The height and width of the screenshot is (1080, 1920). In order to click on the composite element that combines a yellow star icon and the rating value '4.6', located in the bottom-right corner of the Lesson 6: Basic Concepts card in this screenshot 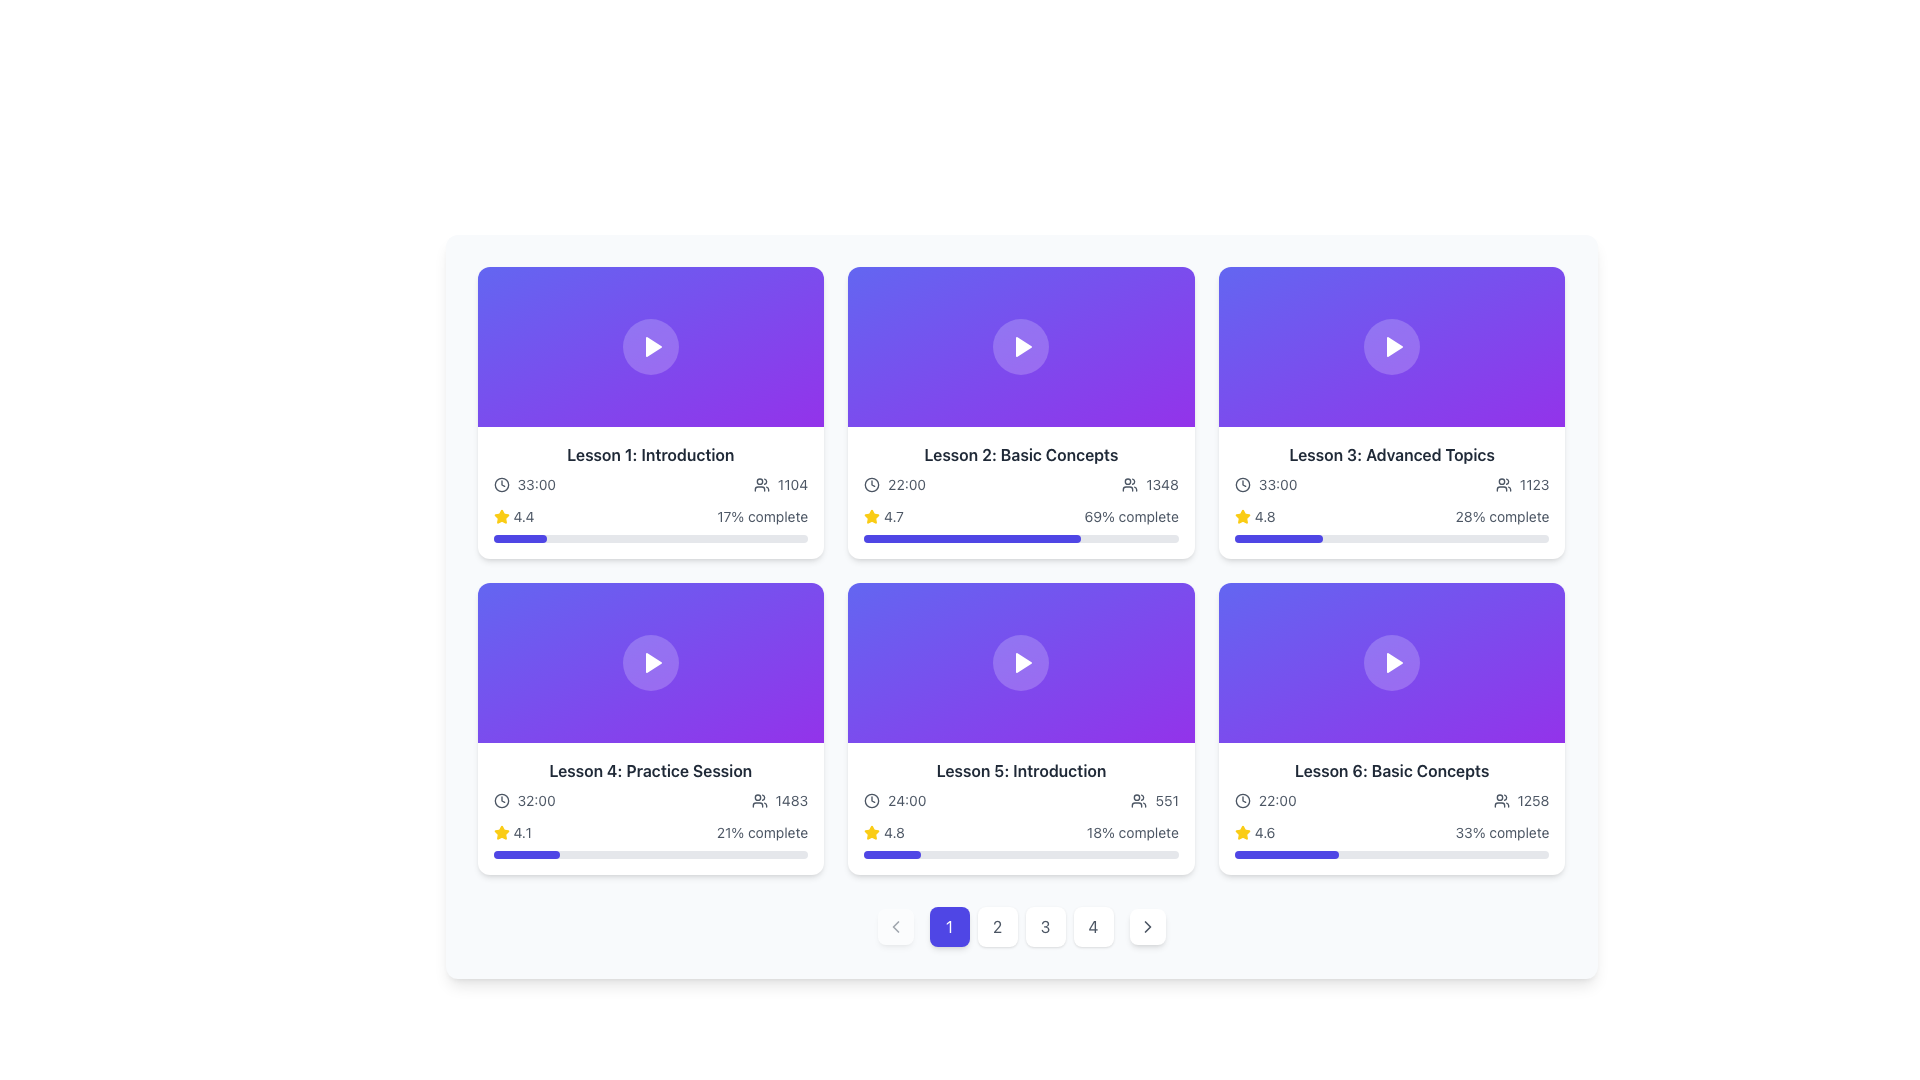, I will do `click(1254, 833)`.